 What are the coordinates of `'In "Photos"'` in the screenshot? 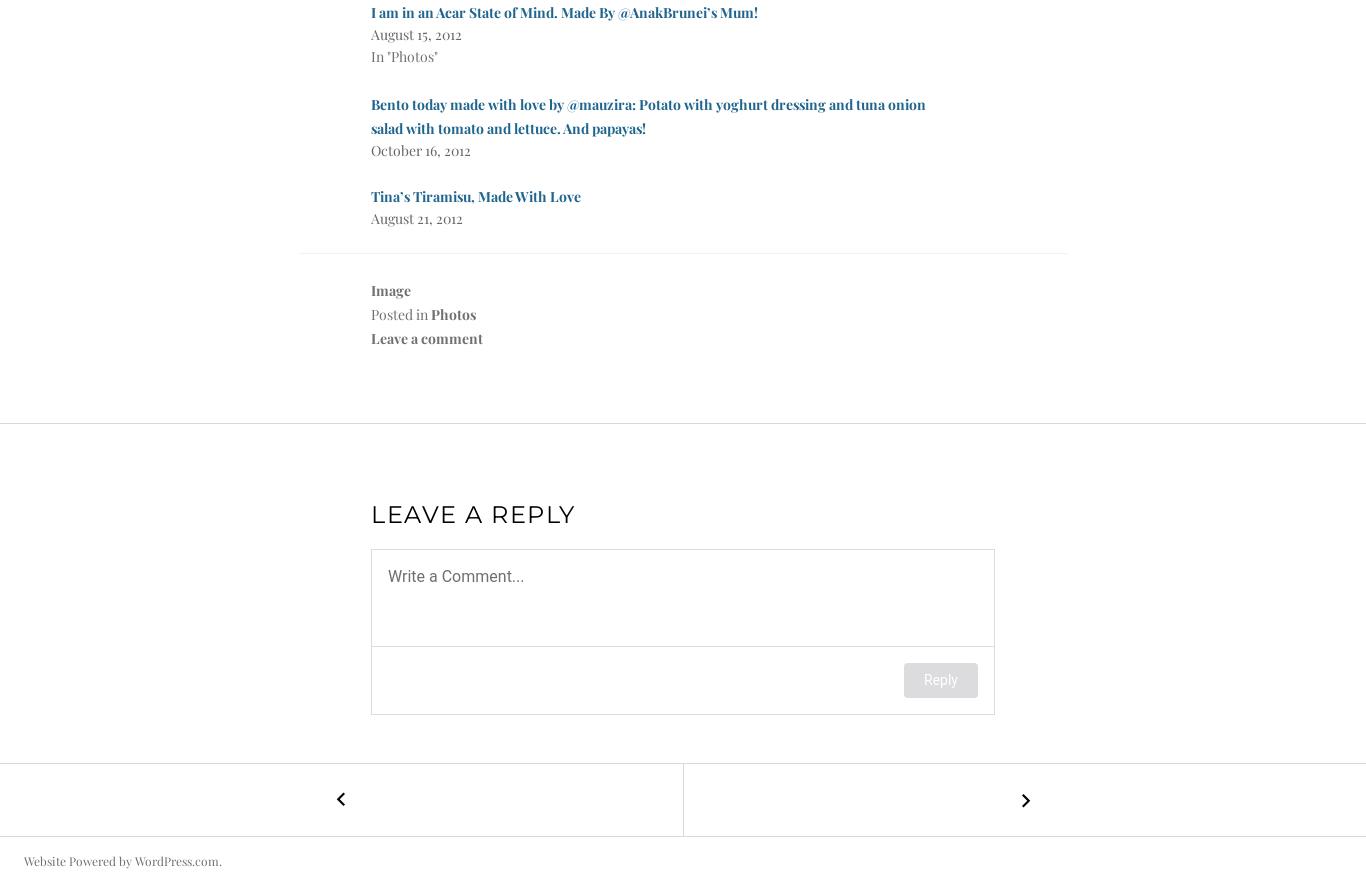 It's located at (403, 55).